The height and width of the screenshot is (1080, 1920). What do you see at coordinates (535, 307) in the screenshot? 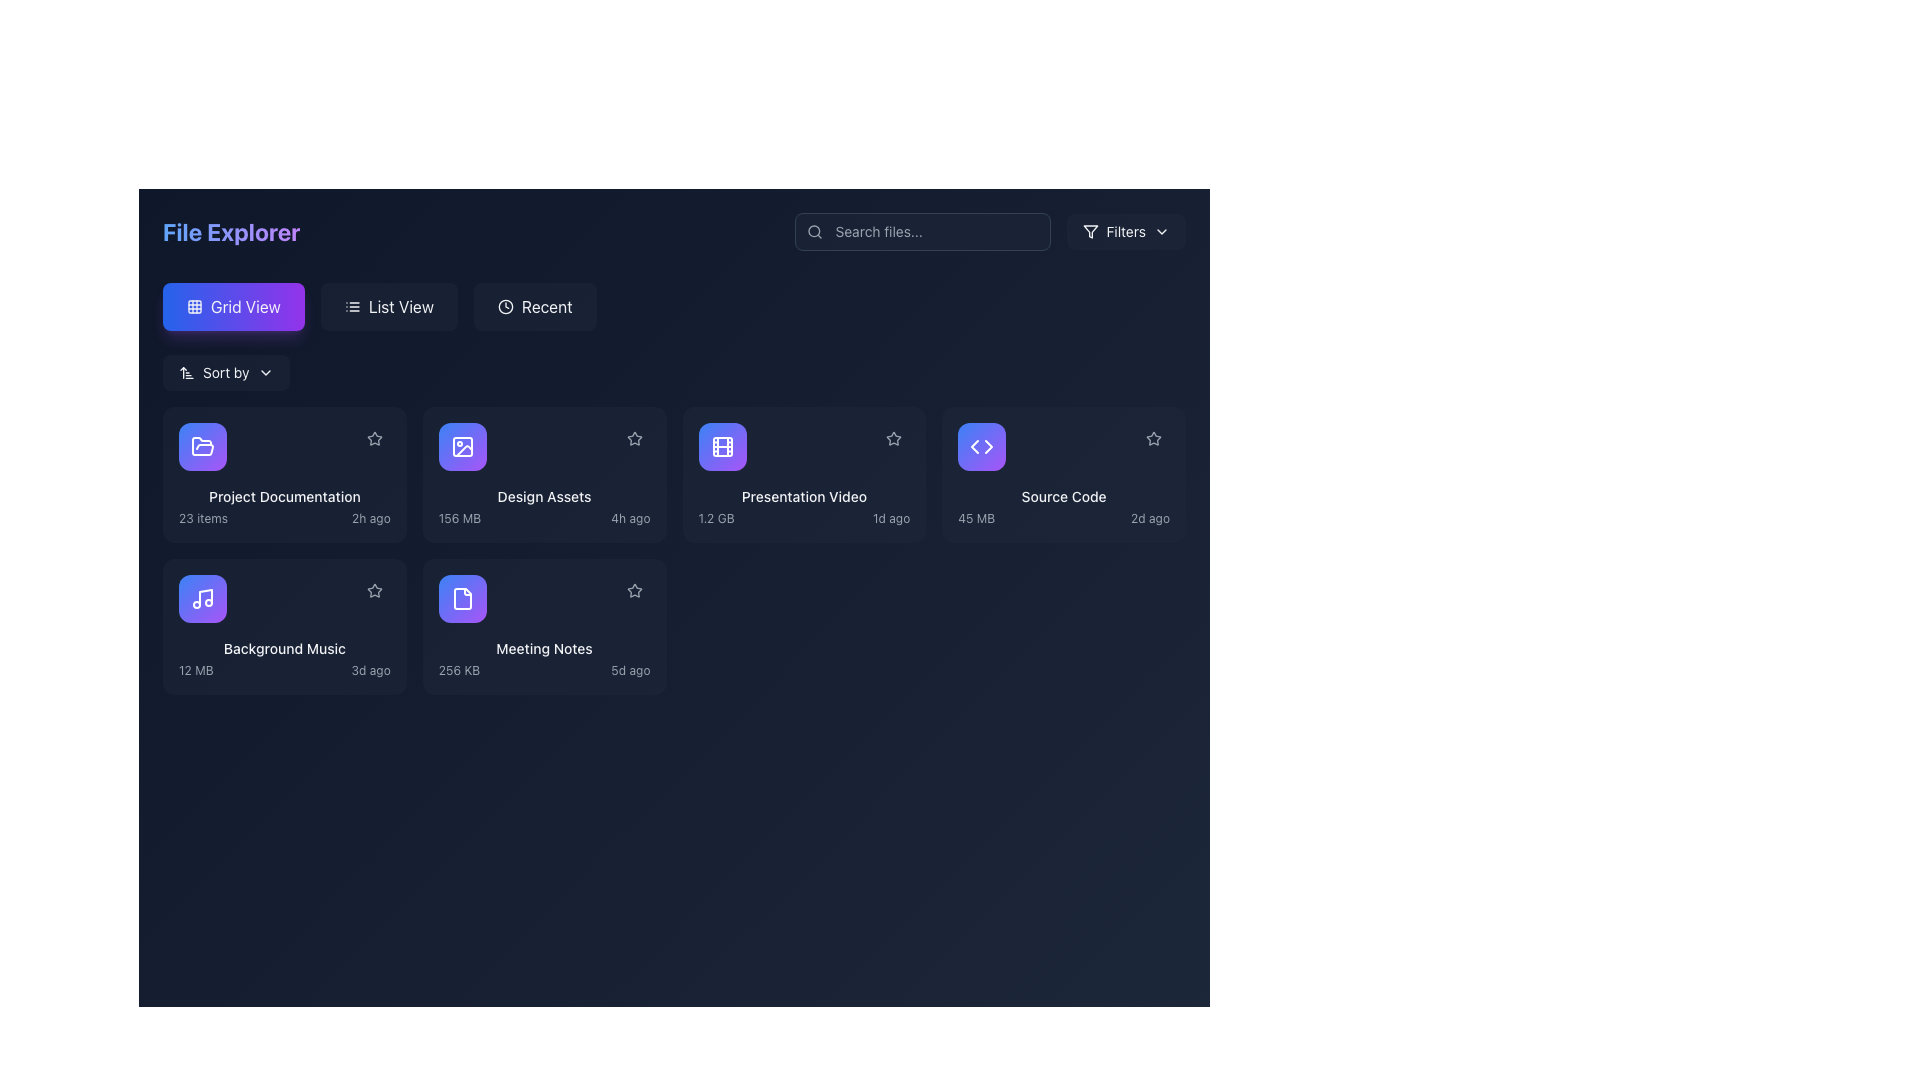
I see `the 'Recent' button, which features a circular clock icon and a dark background with a hover effect, located between the 'List View' button and the file viewer section` at bounding box center [535, 307].